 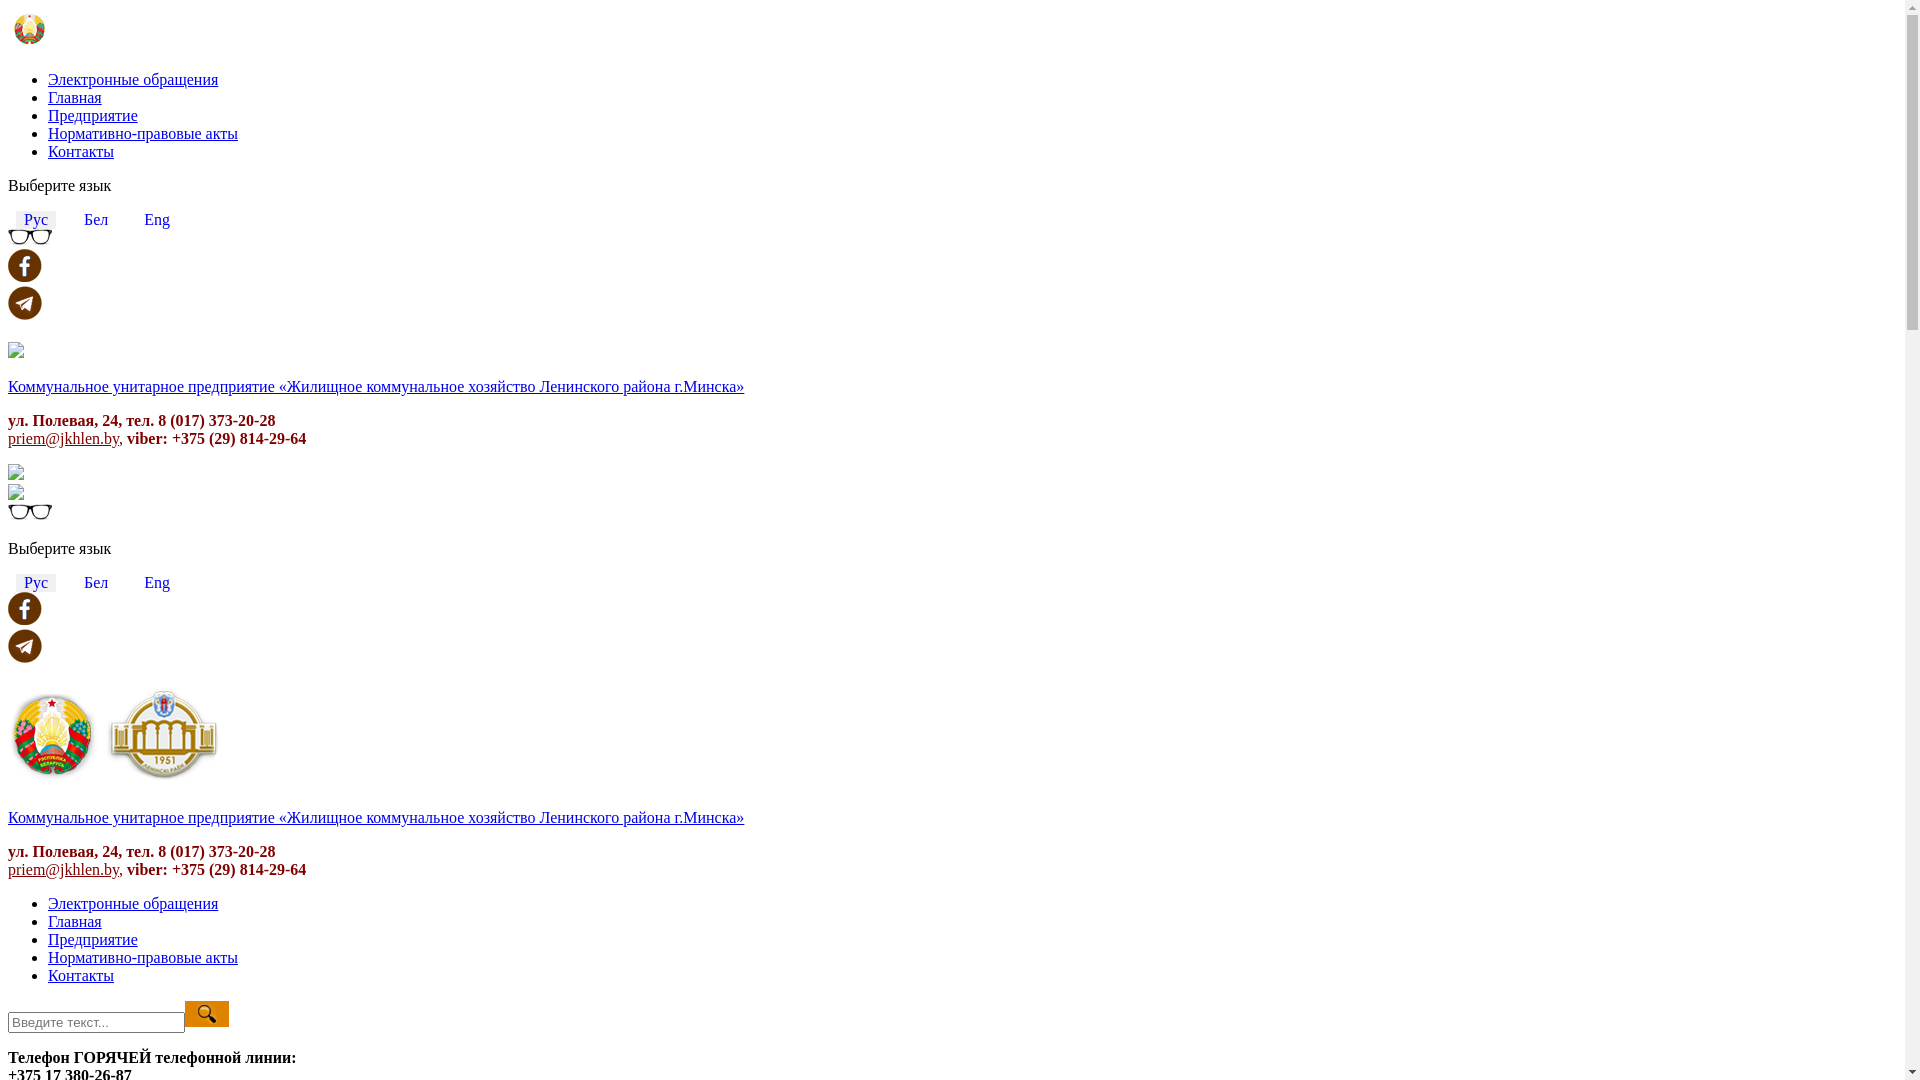 I want to click on 'priem@jkhlen.by', so click(x=8, y=437).